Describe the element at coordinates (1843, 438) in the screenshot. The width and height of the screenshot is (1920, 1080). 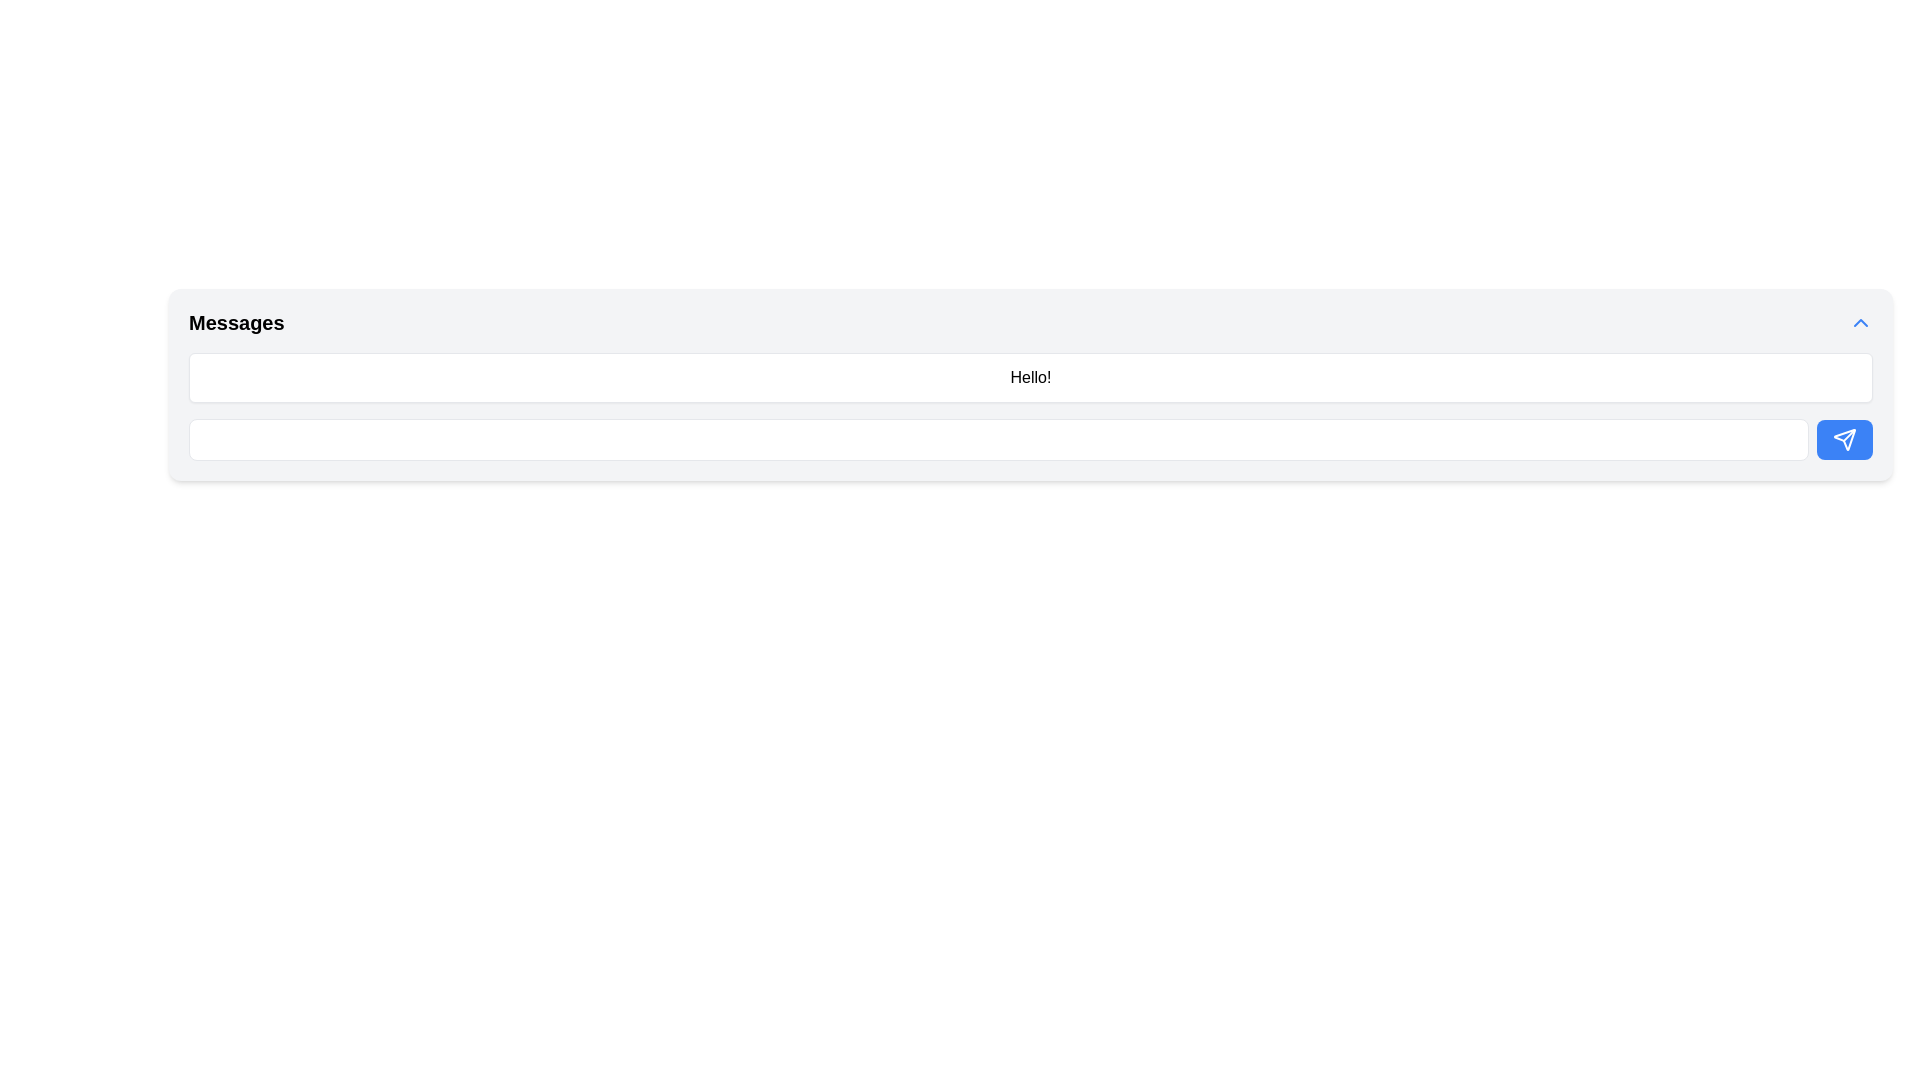
I see `the paper plane icon located inside the blue button at the rightmost end of the horizontal input field to send a message` at that location.